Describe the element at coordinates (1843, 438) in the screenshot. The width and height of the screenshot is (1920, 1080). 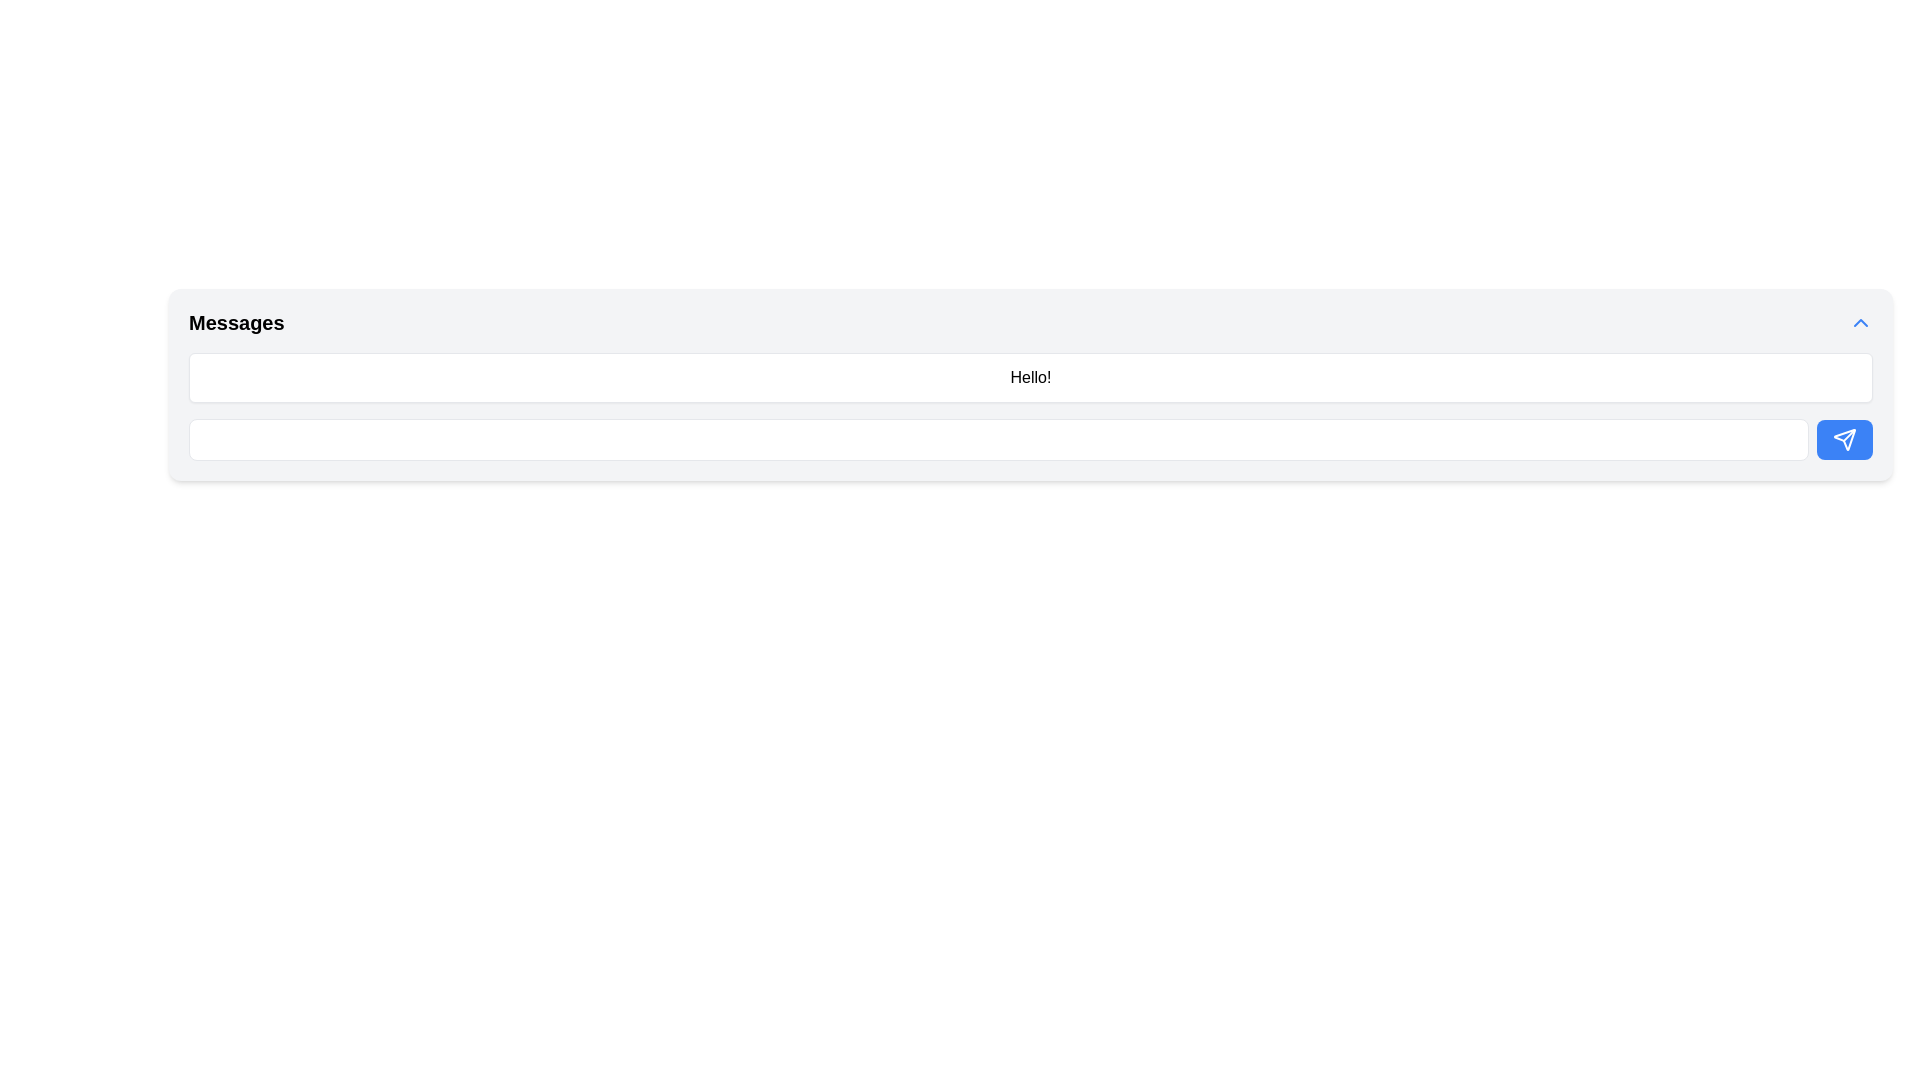
I see `the paper plane icon located inside the blue button at the rightmost end of the horizontal input field to send a message` at that location.